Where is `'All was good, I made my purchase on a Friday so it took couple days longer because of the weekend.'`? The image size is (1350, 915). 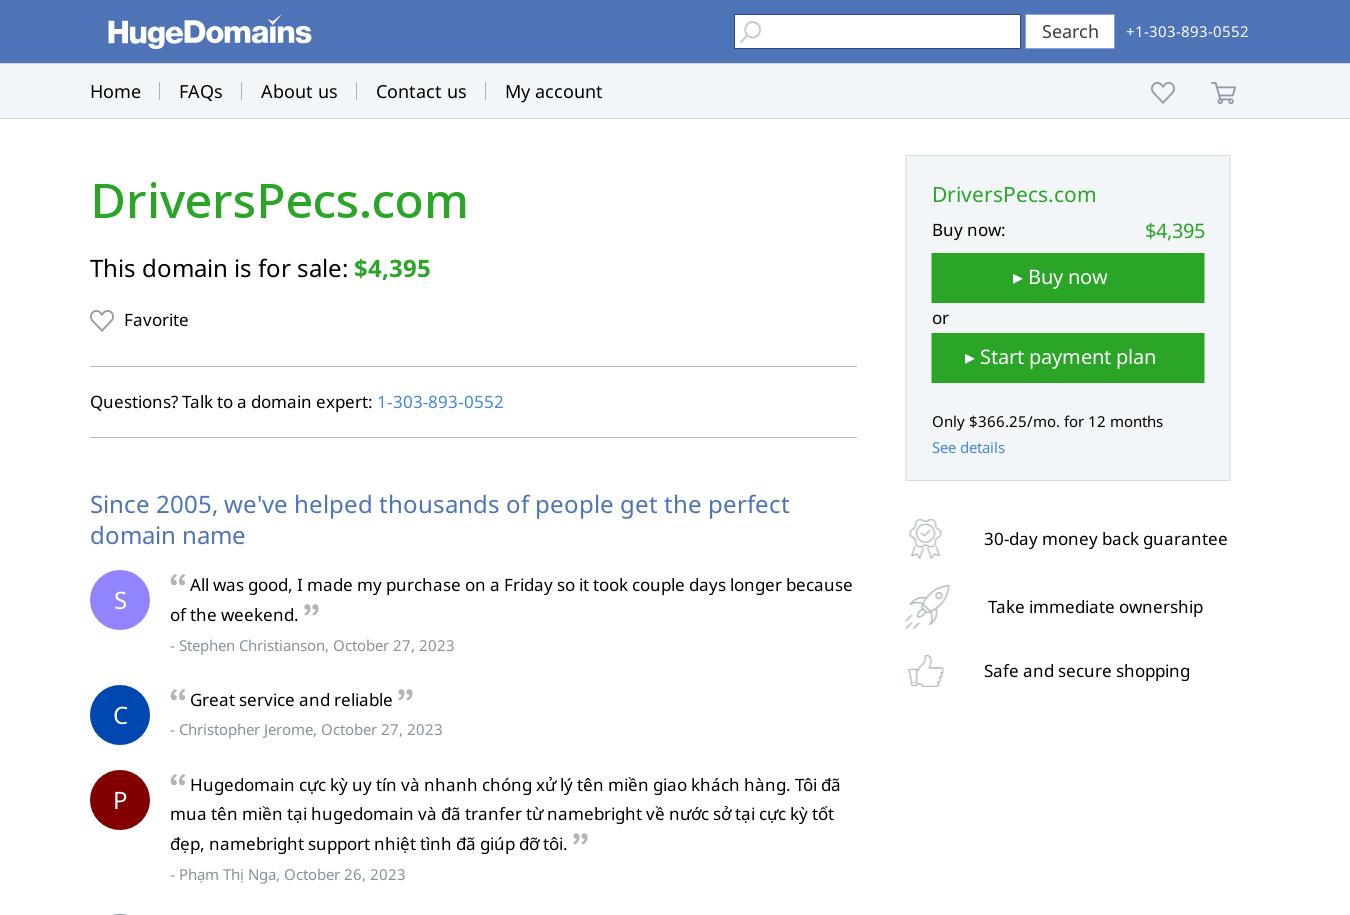
'All was good, I made my purchase on a Friday so it took couple days longer because of the weekend.' is located at coordinates (510, 598).